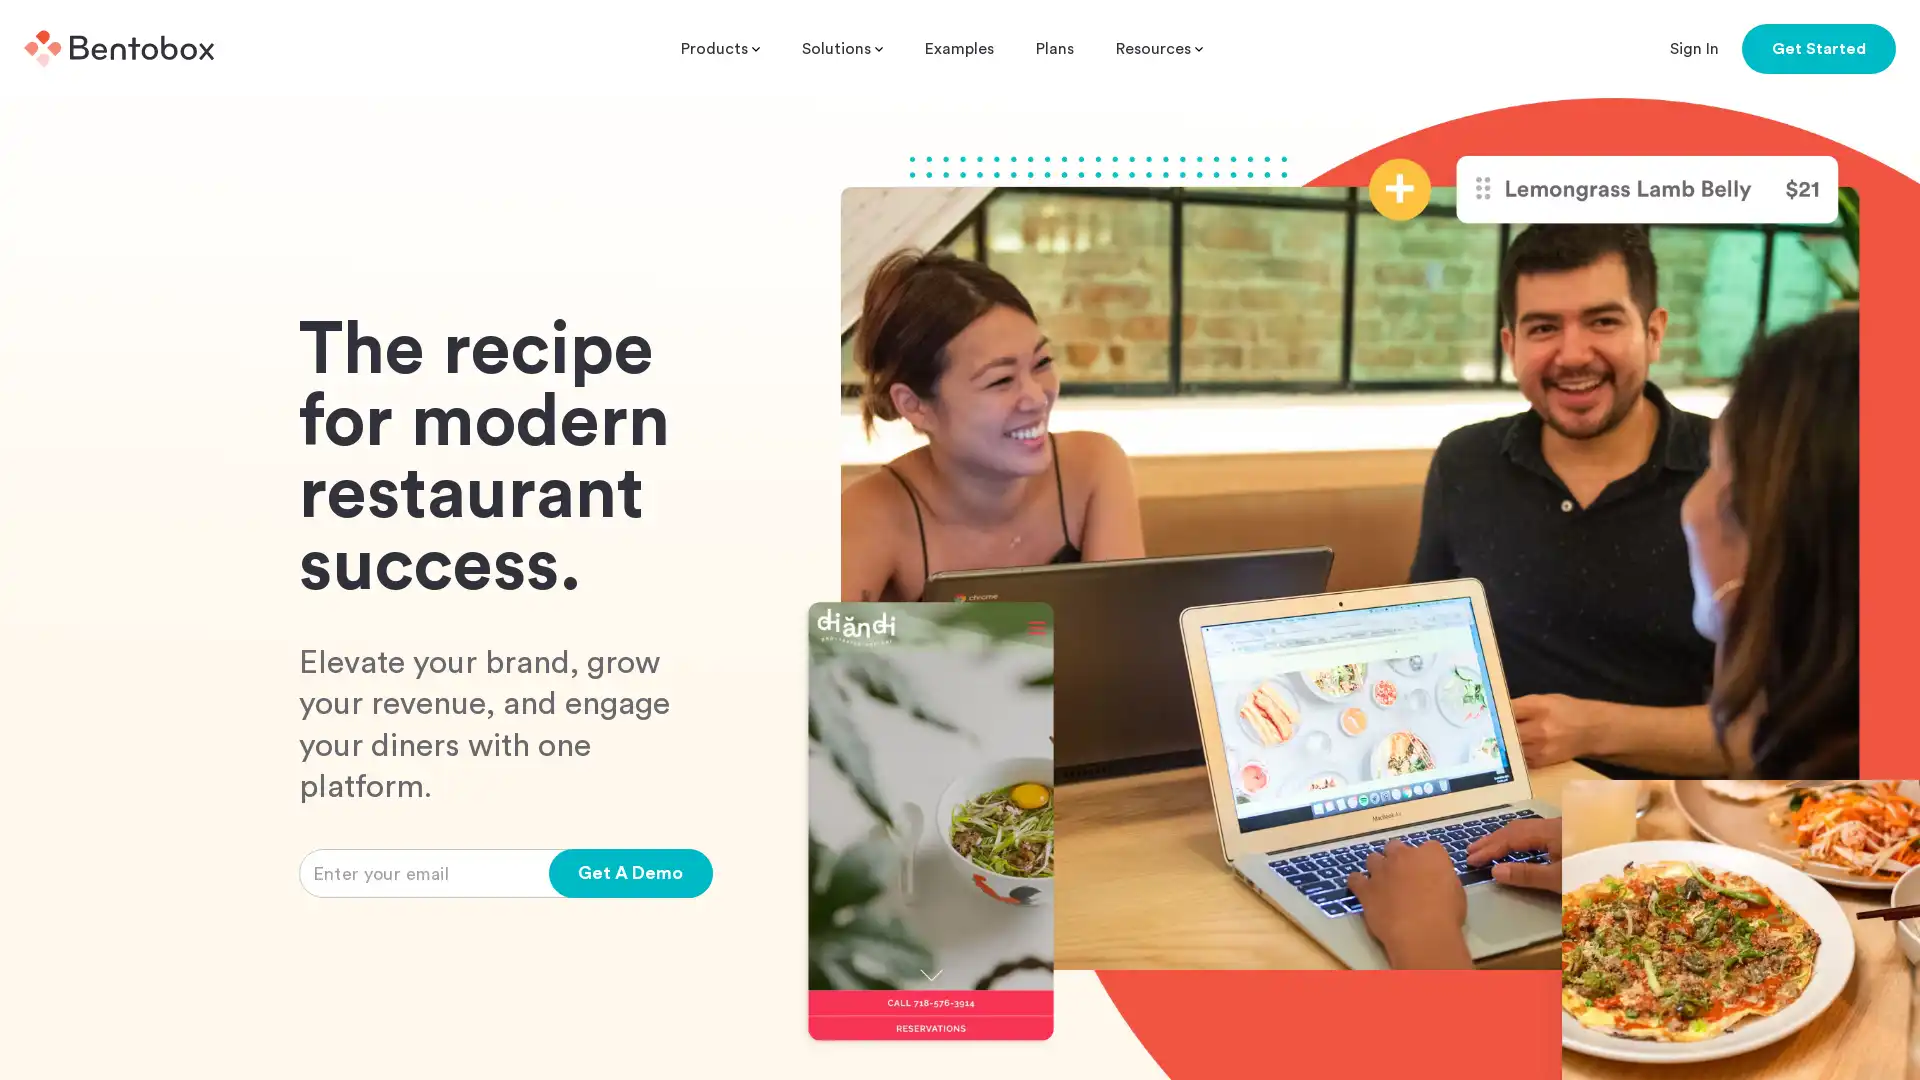  I want to click on Solutions, so click(842, 48).